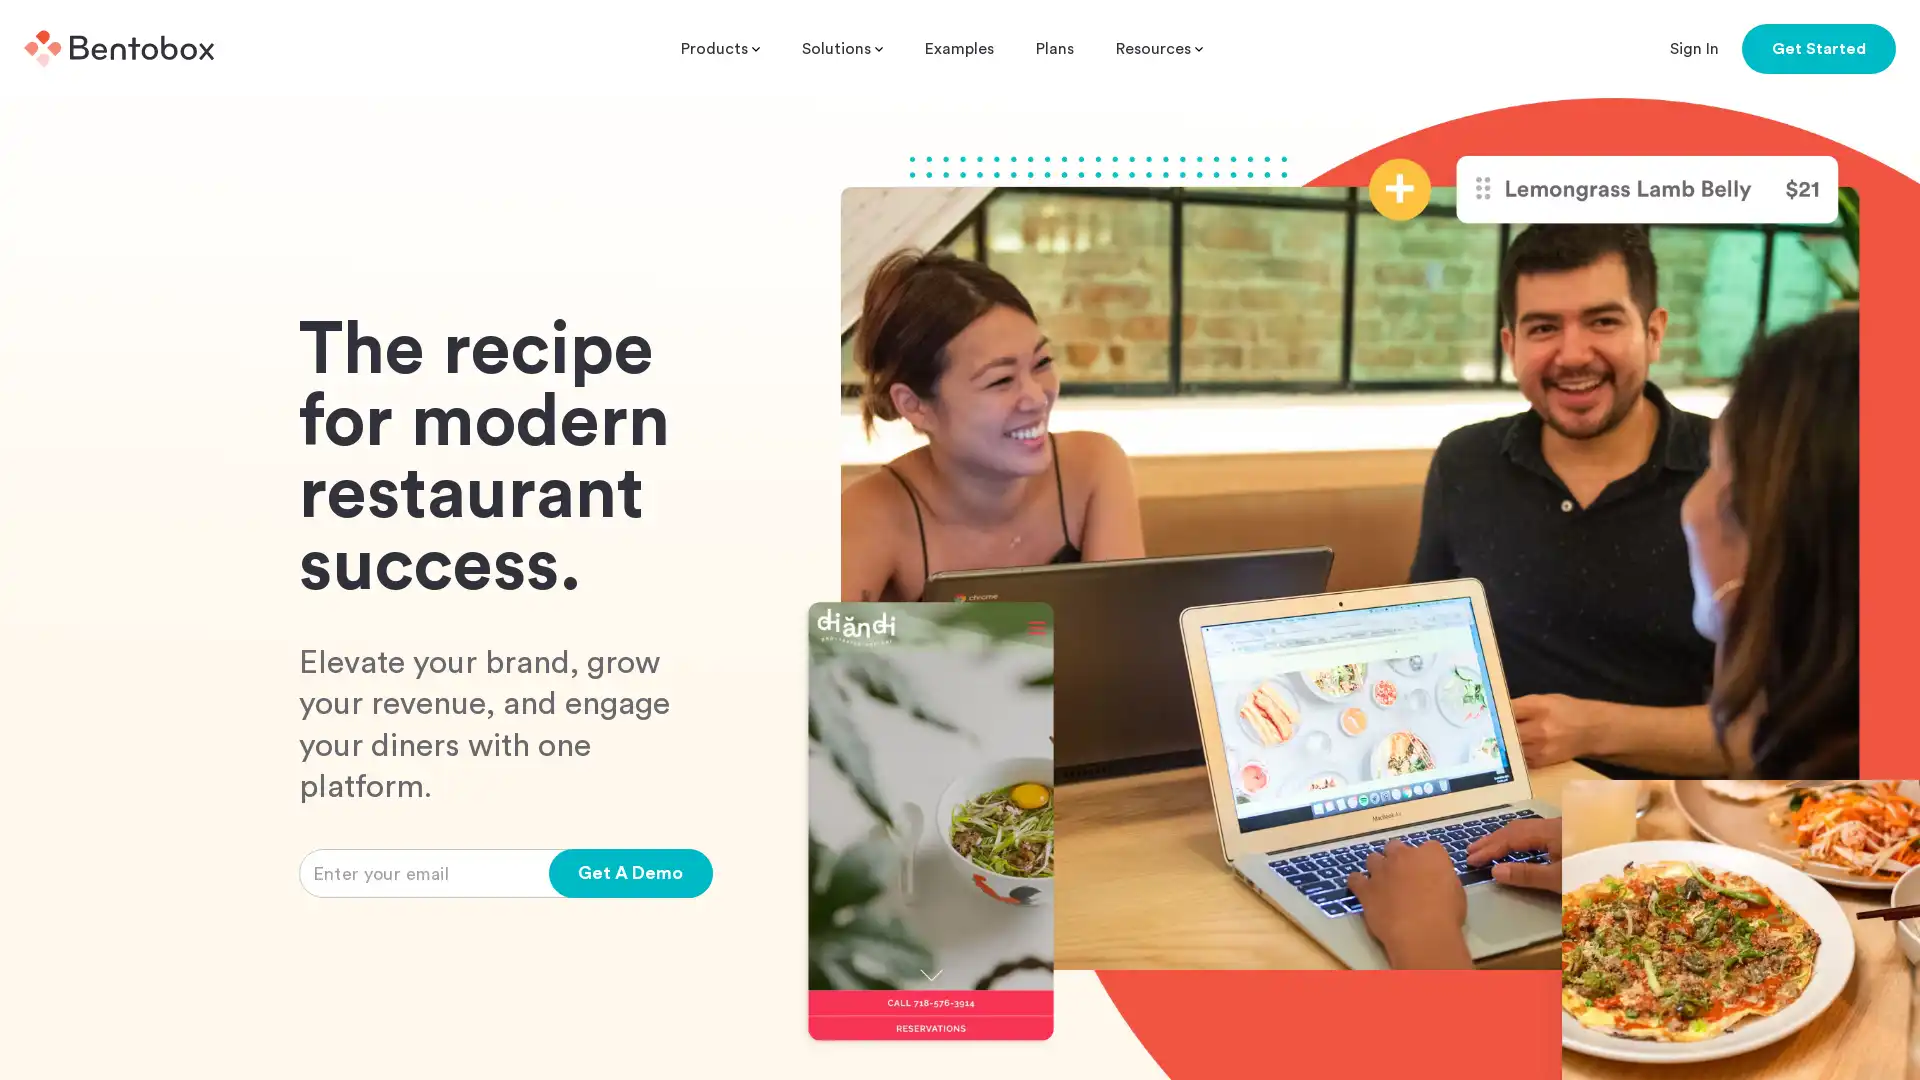  I want to click on Solutions, so click(842, 48).